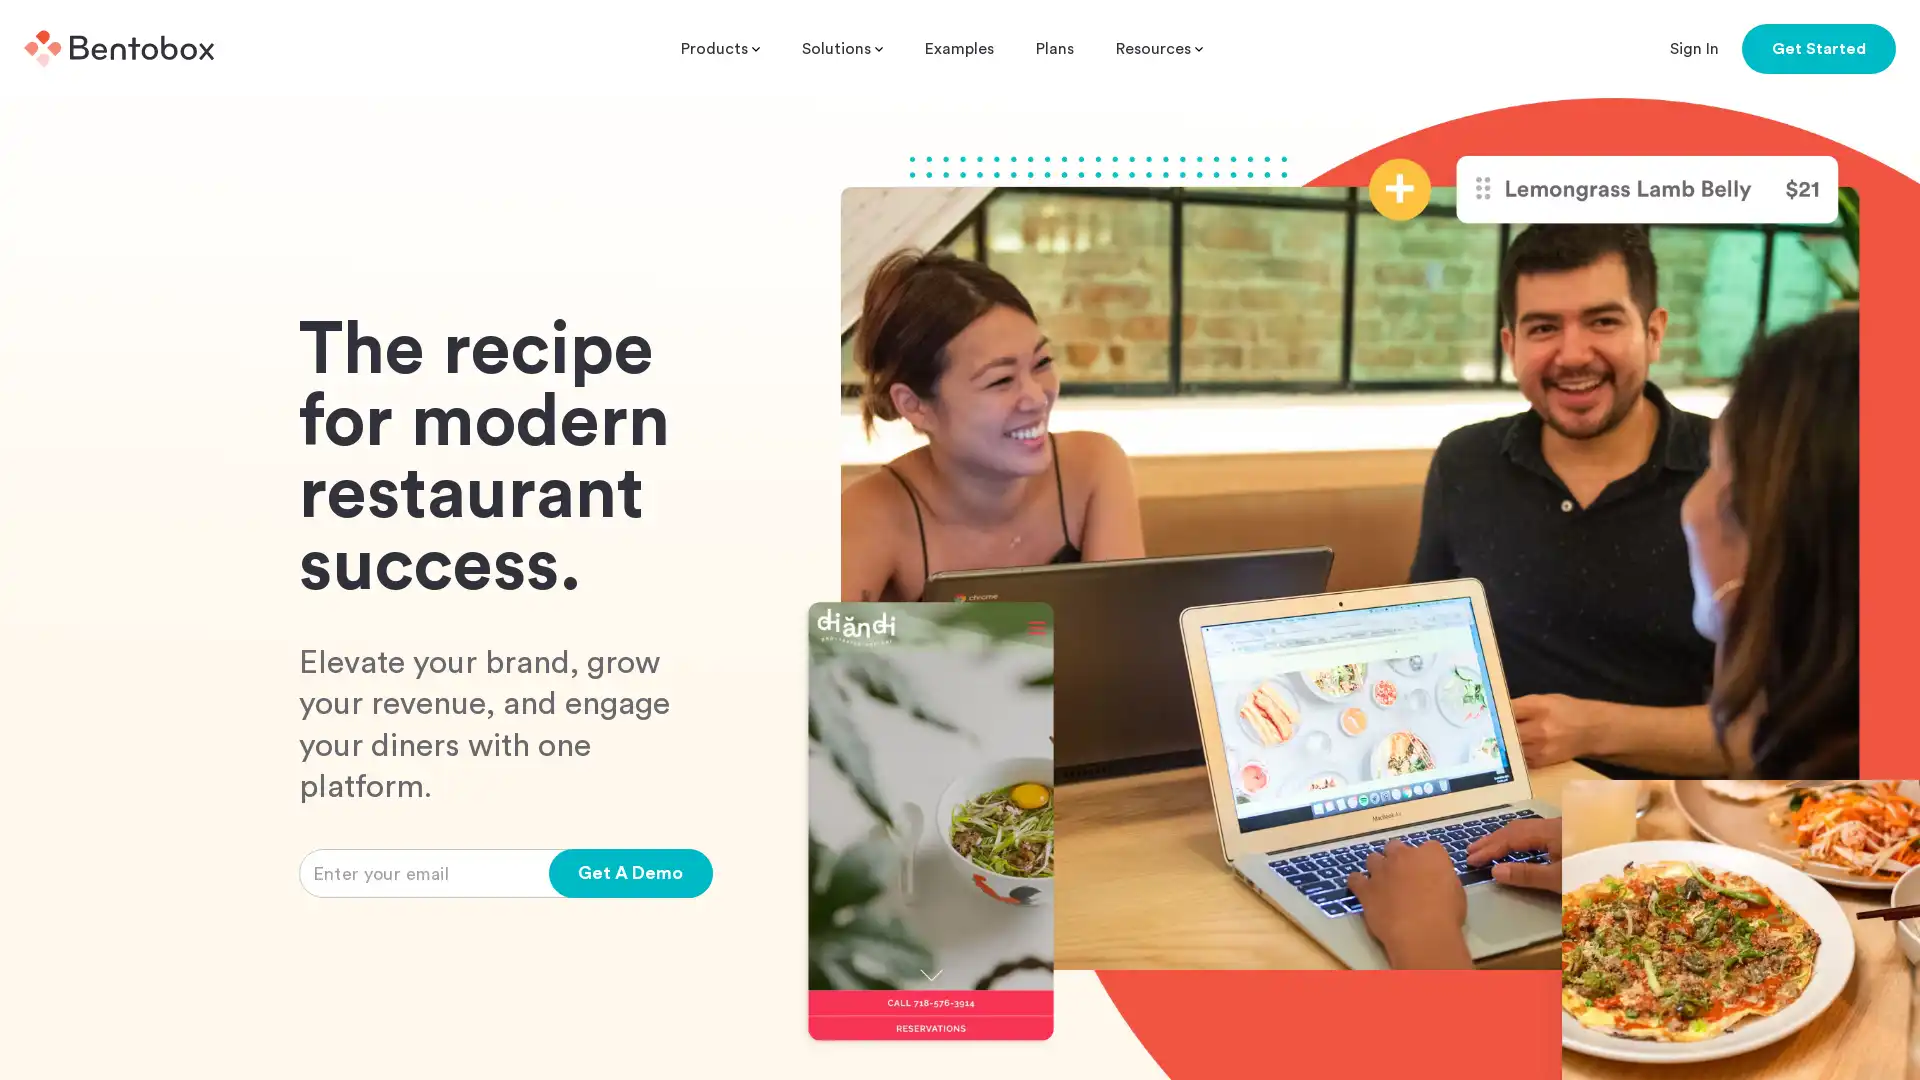  I want to click on Solutions, so click(842, 48).